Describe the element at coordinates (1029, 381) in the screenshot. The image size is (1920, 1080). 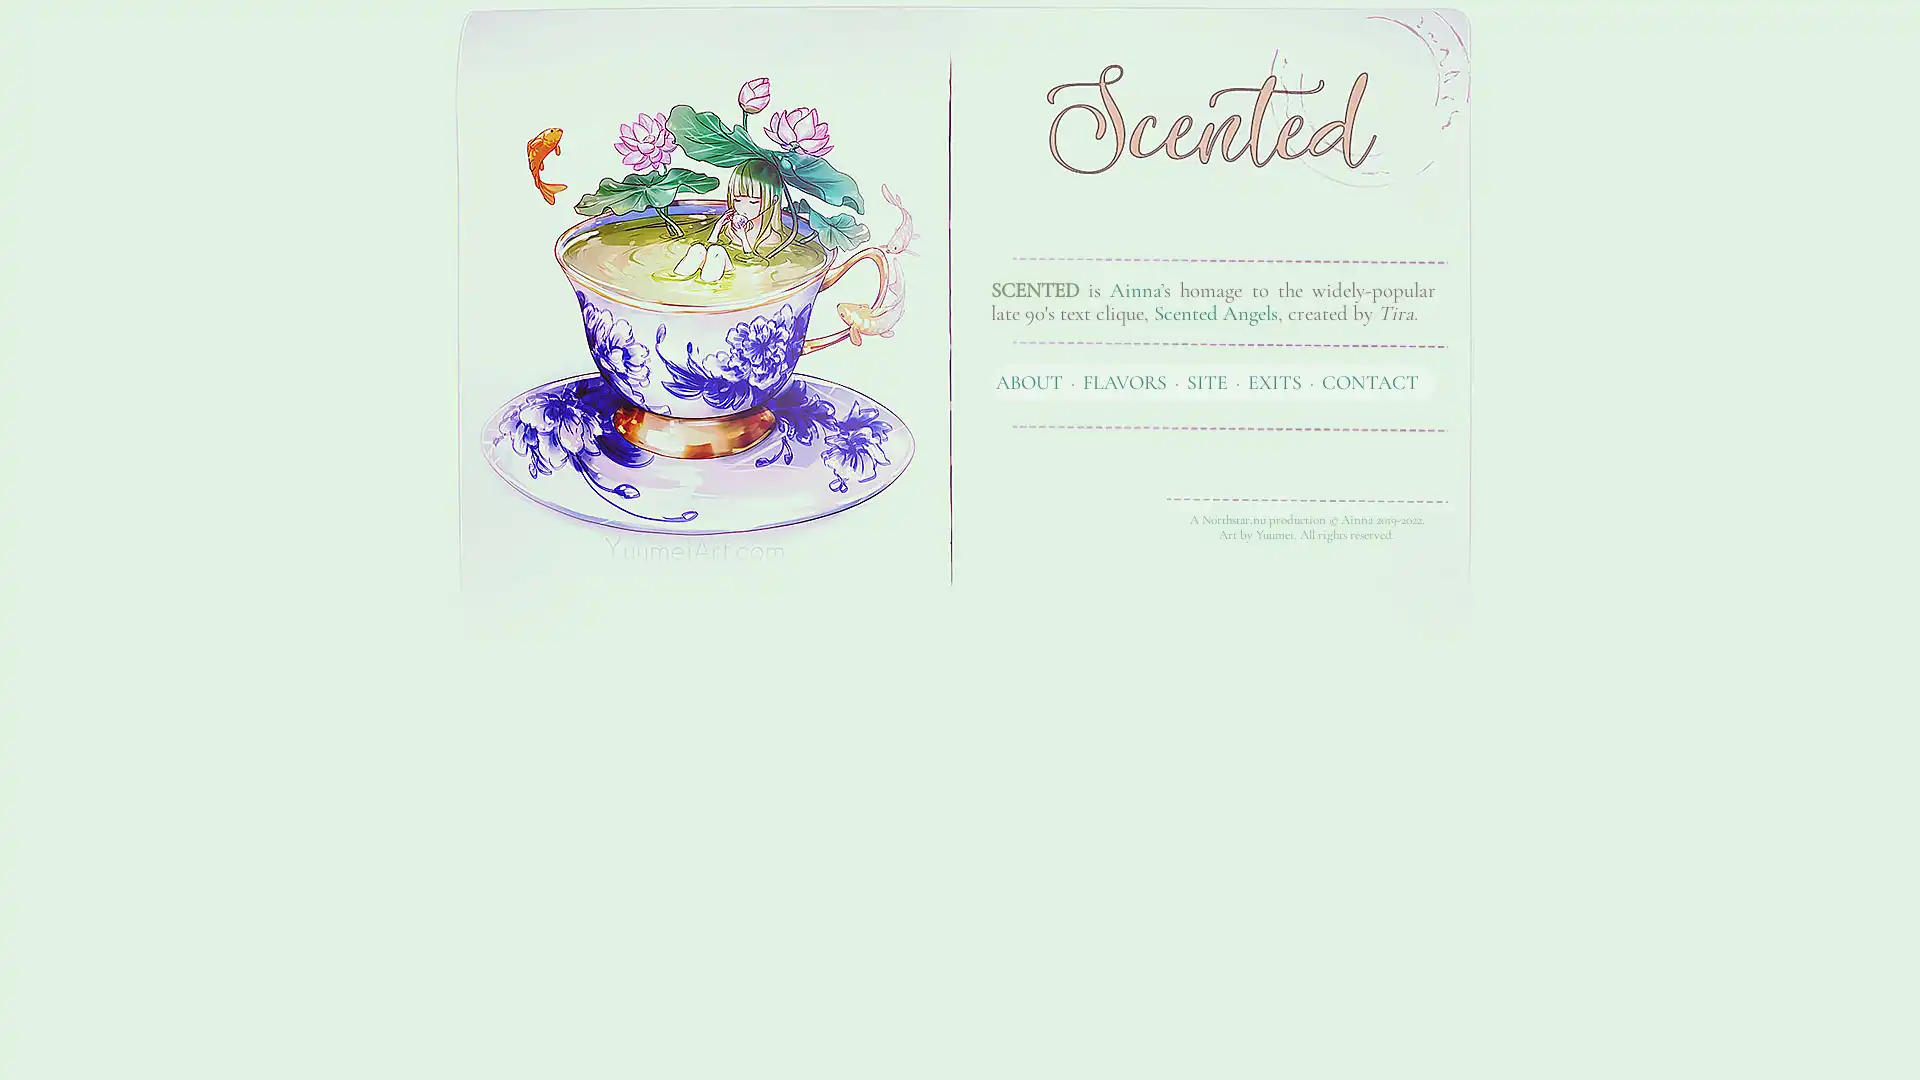
I see `ABOUT` at that location.